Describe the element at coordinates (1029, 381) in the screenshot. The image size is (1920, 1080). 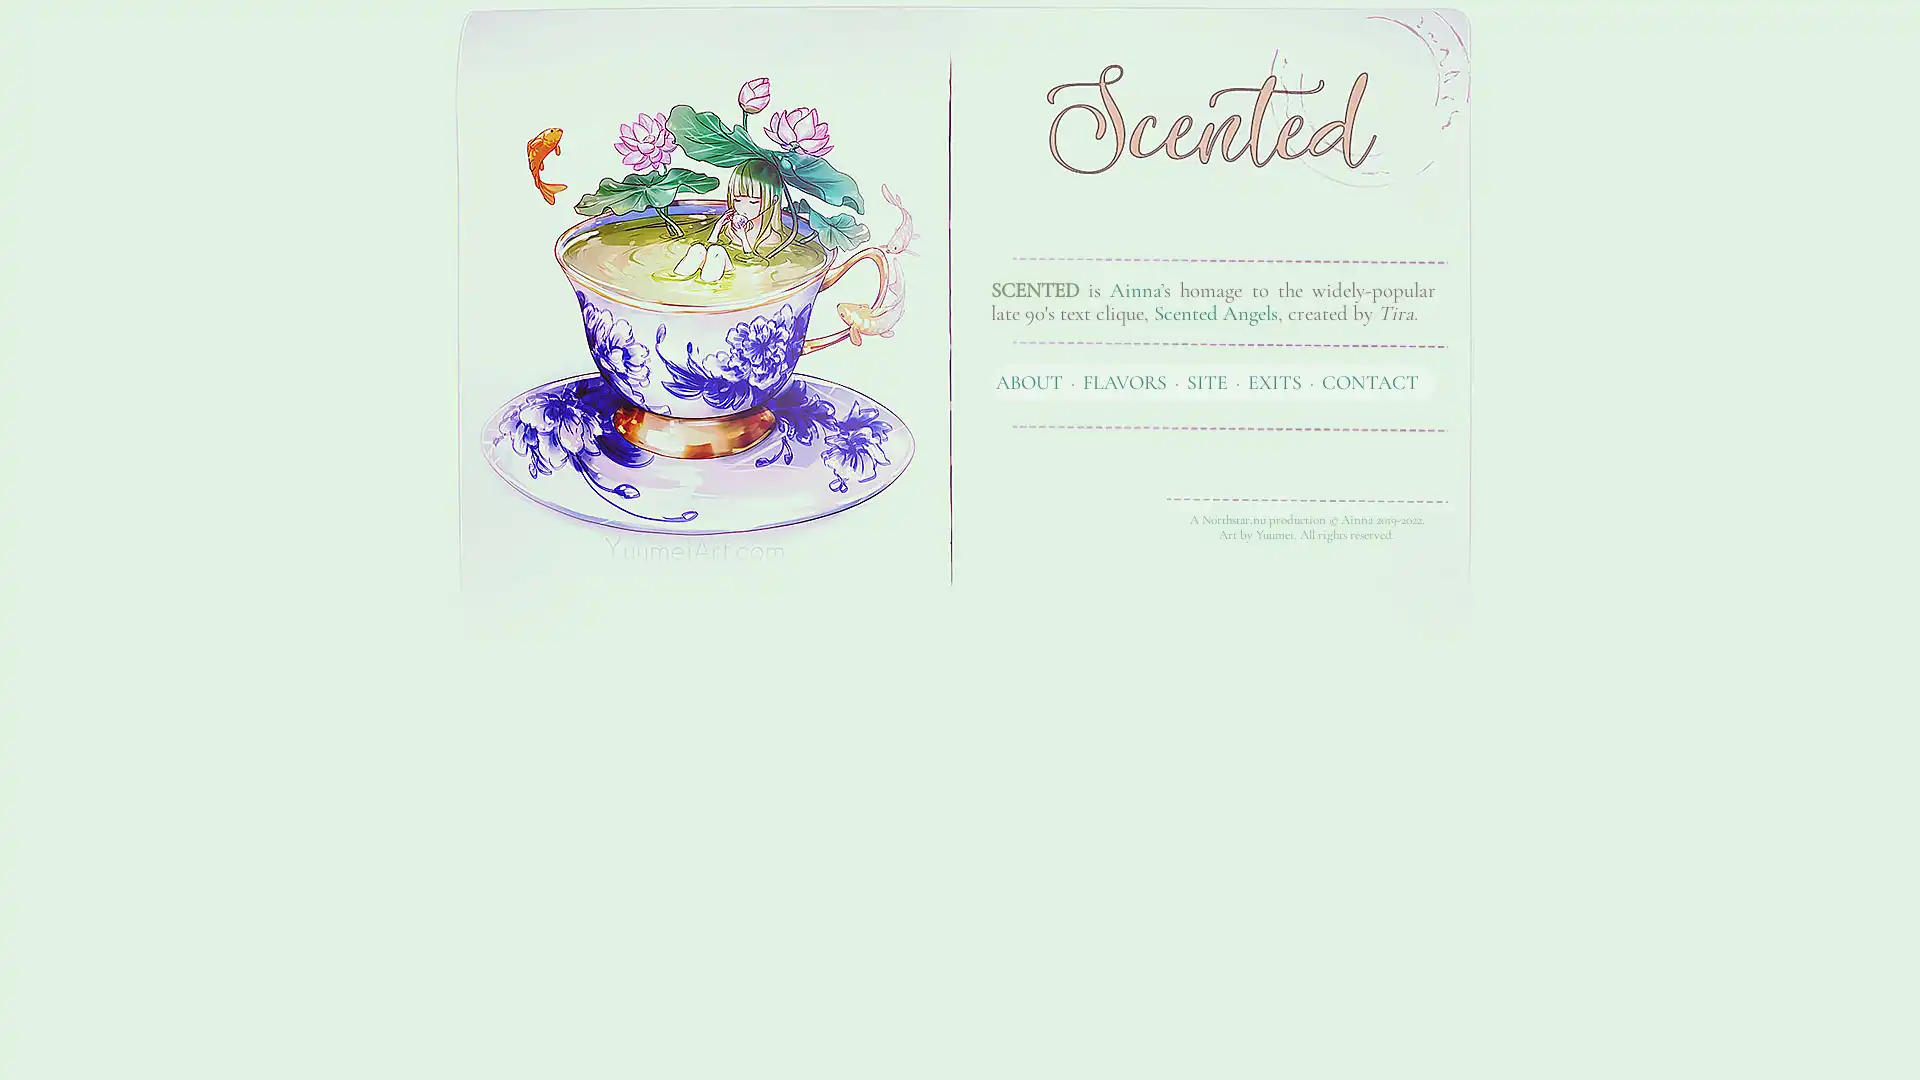
I see `ABOUT` at that location.